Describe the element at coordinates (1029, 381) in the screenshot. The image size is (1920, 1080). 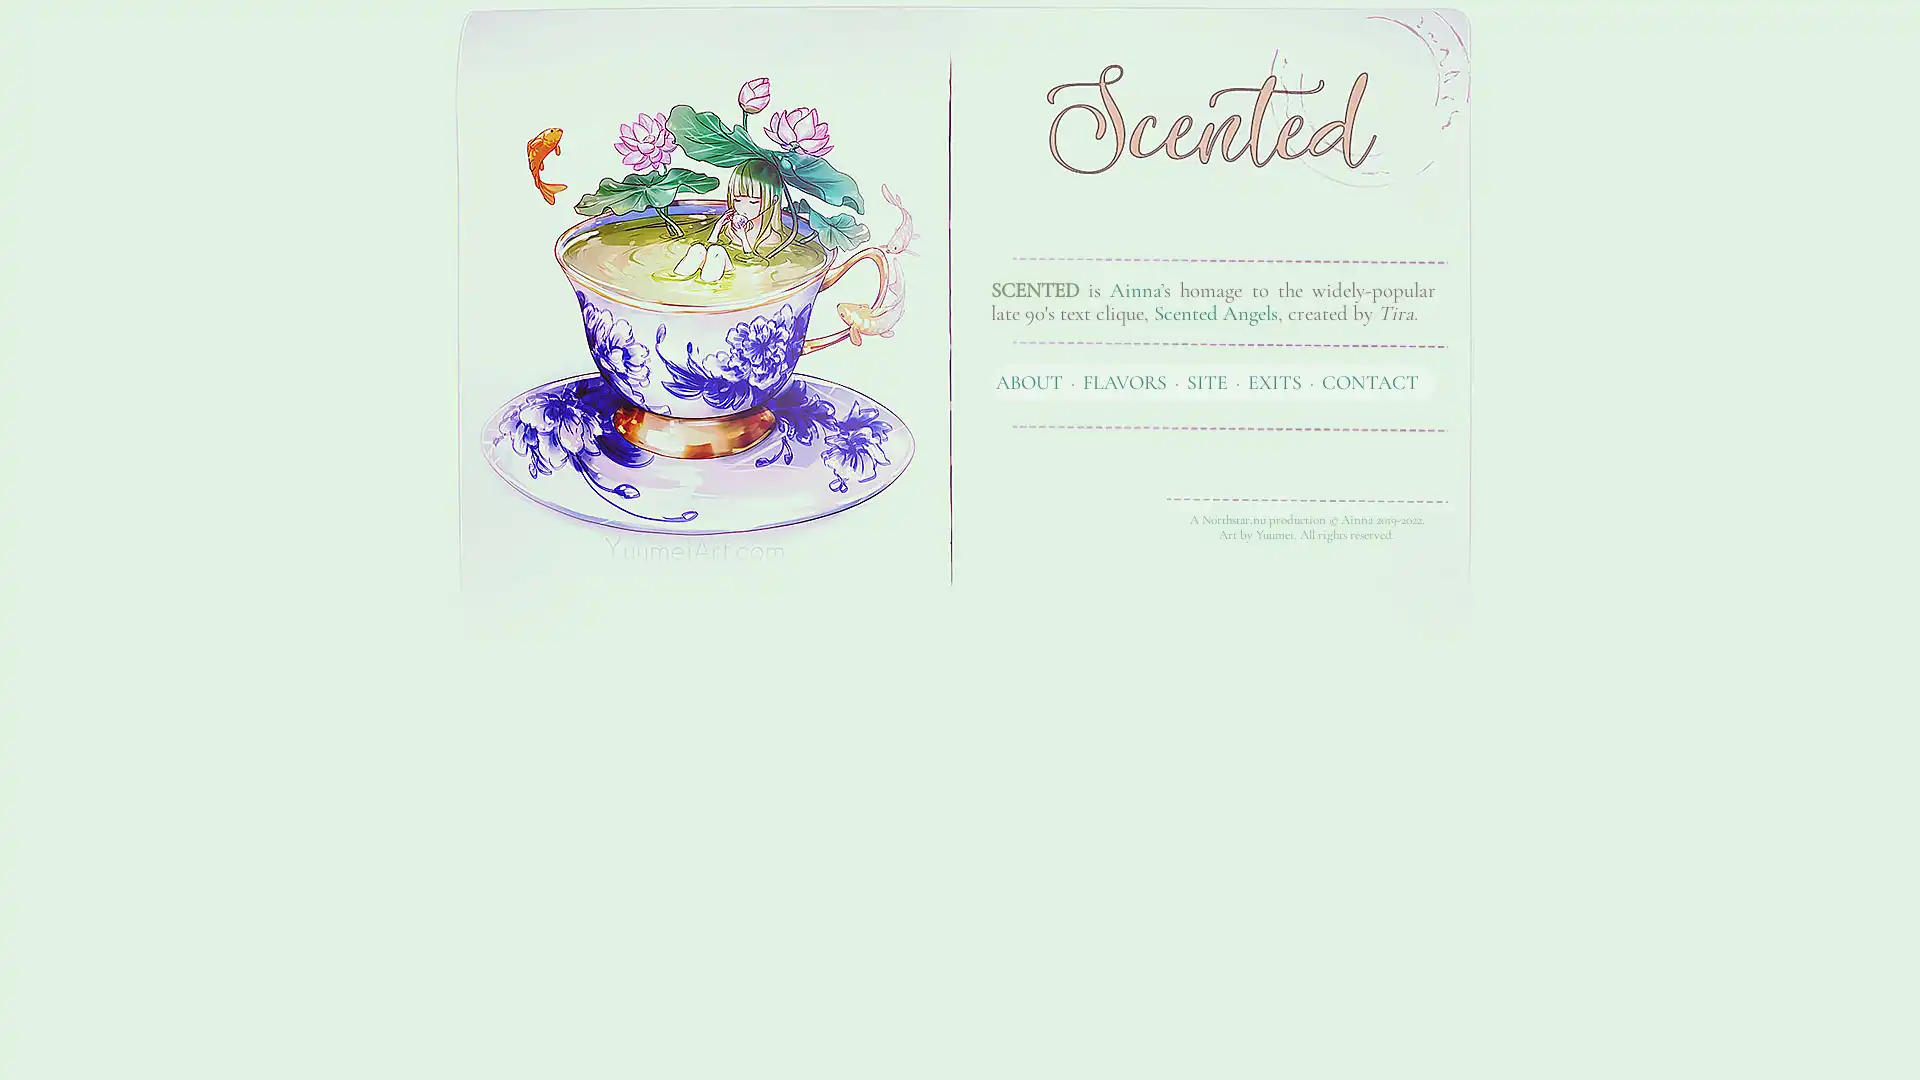
I see `ABOUT` at that location.